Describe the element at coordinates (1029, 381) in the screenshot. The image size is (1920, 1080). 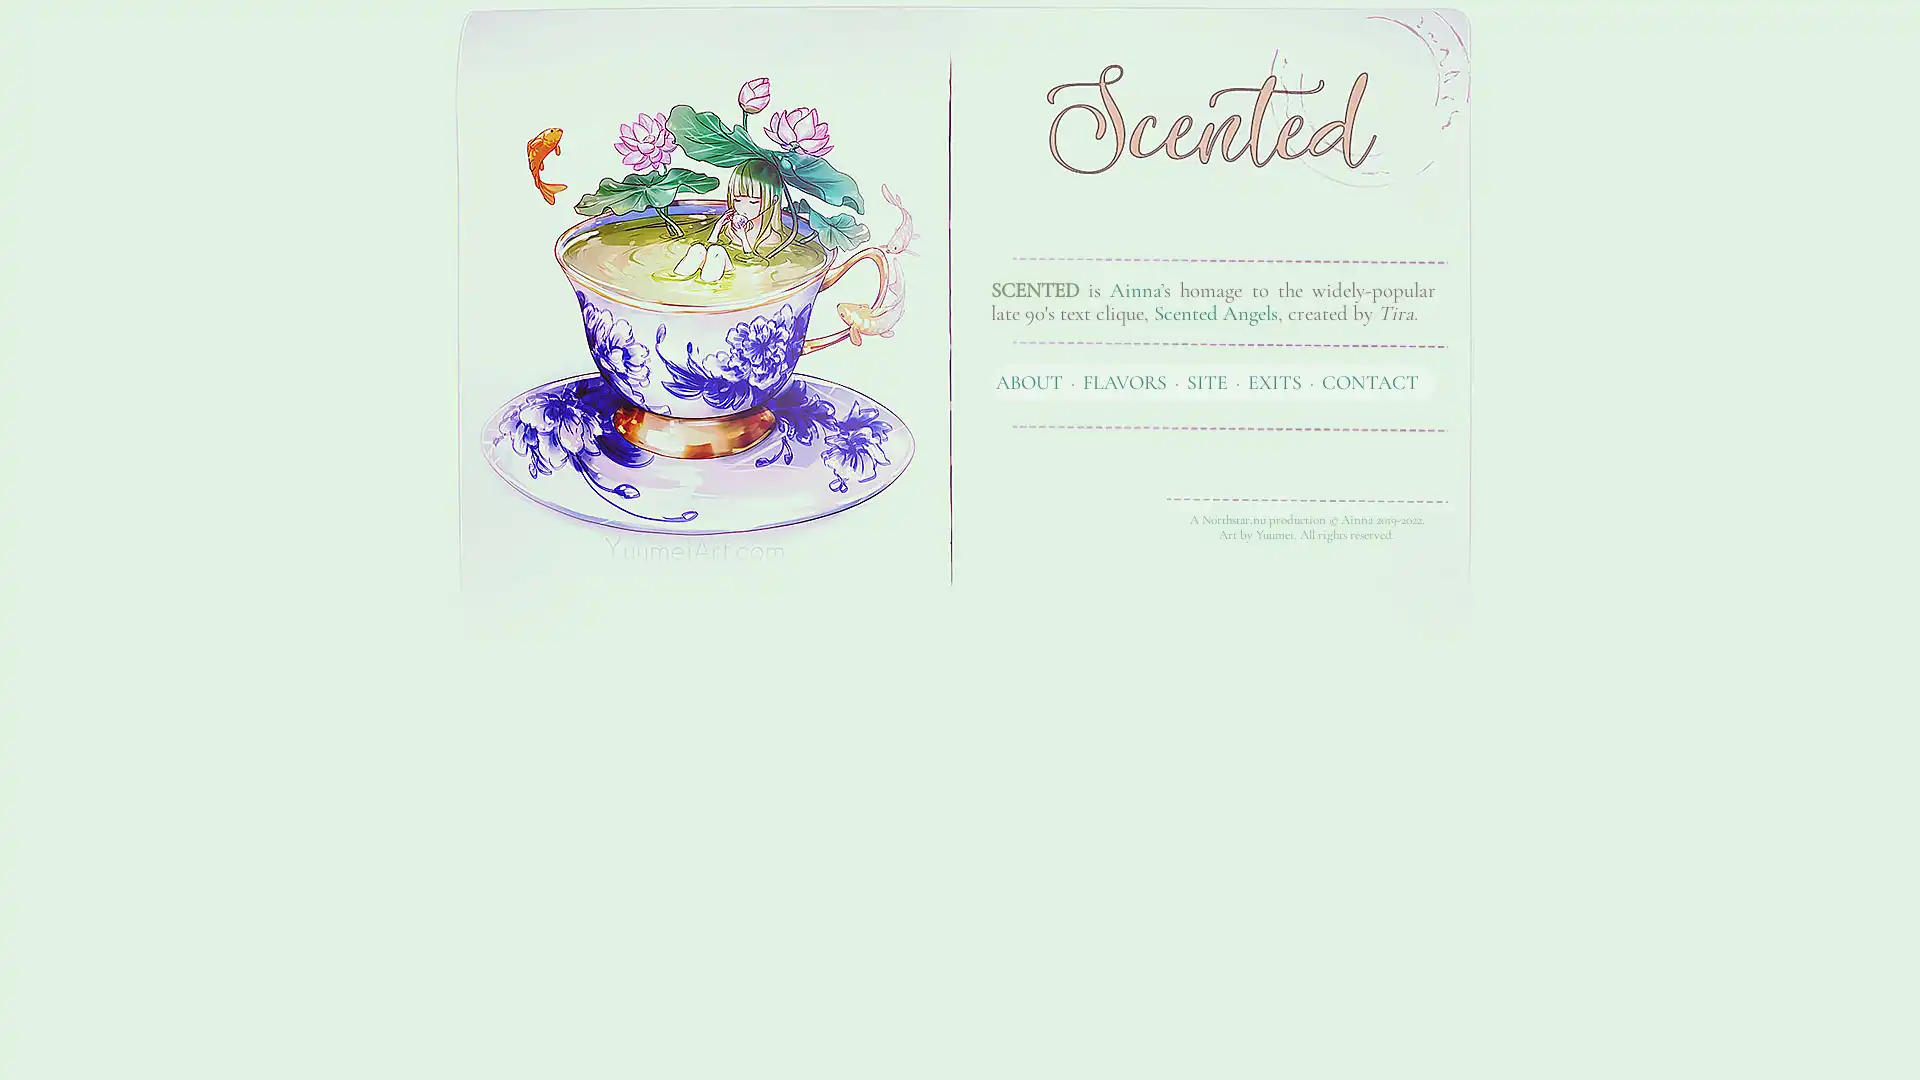
I see `ABOUT` at that location.